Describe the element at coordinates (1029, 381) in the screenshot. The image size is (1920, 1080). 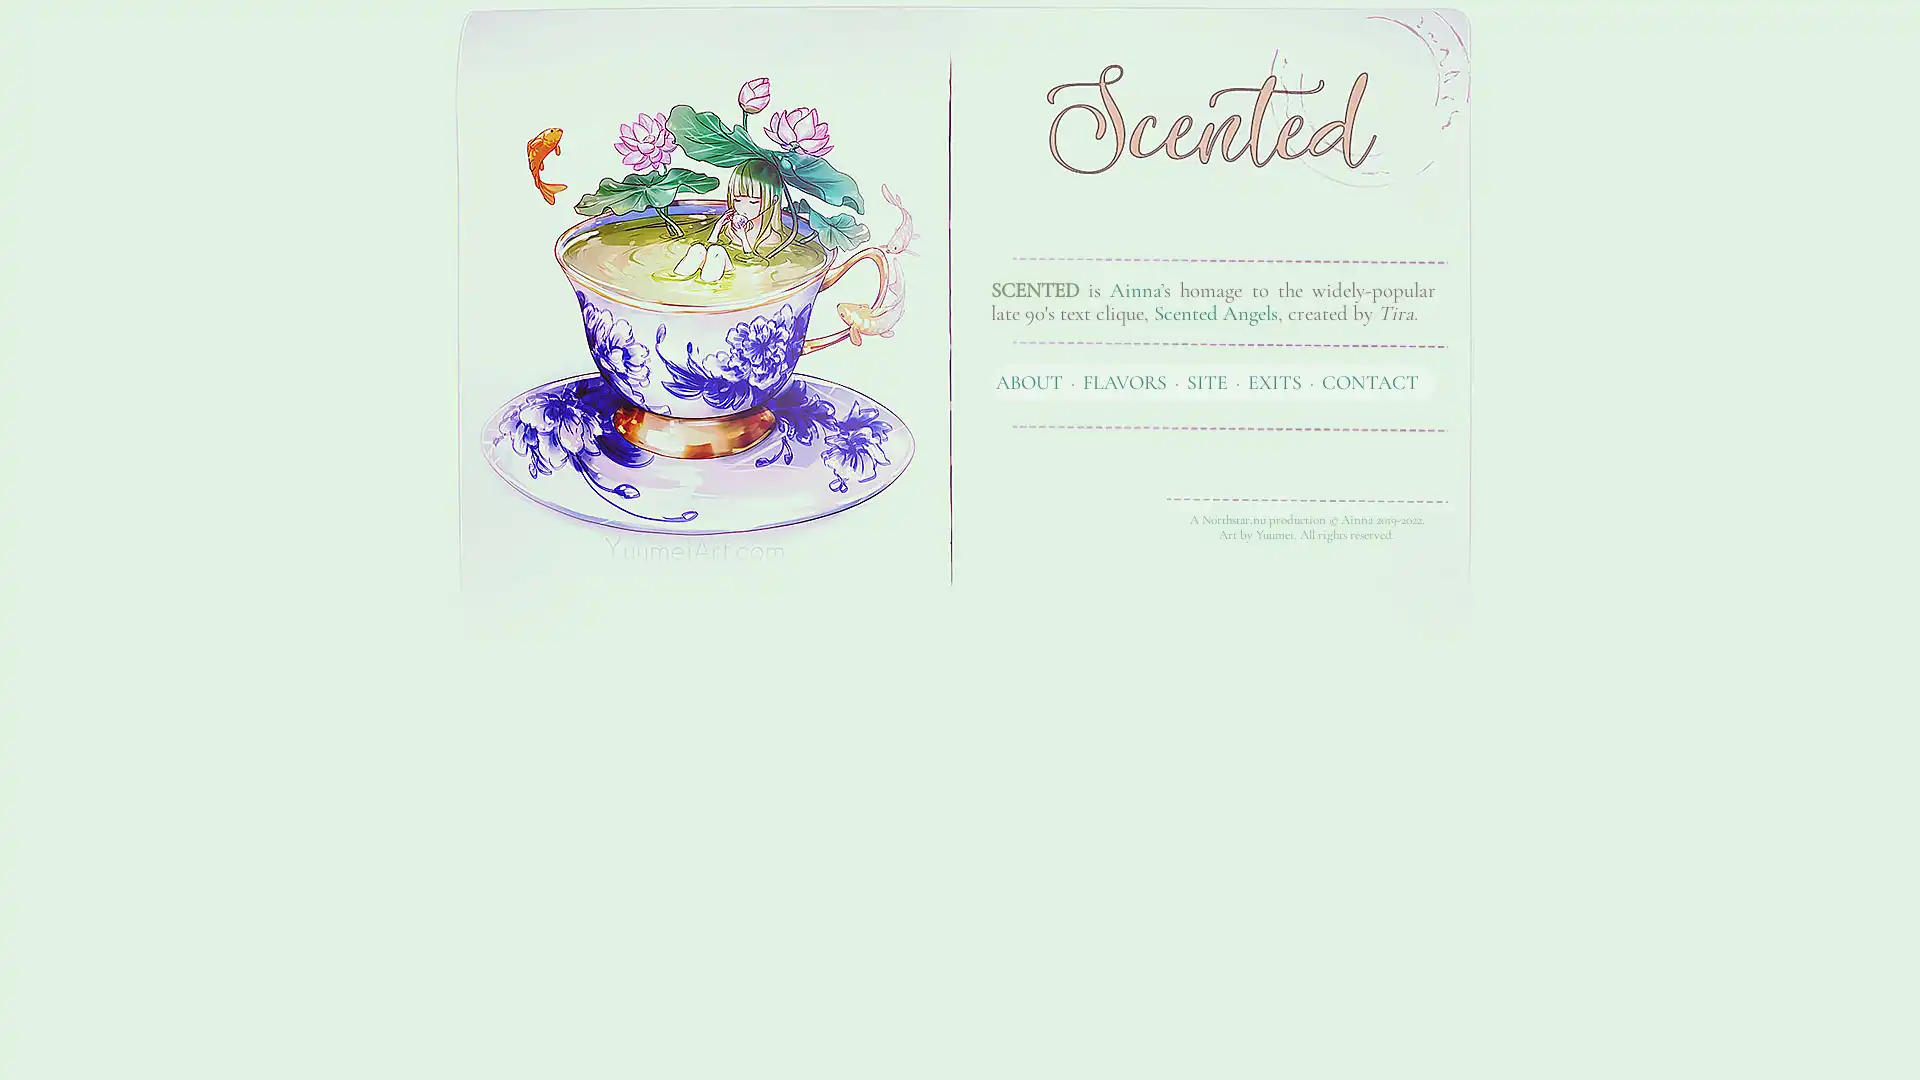
I see `ABOUT` at that location.